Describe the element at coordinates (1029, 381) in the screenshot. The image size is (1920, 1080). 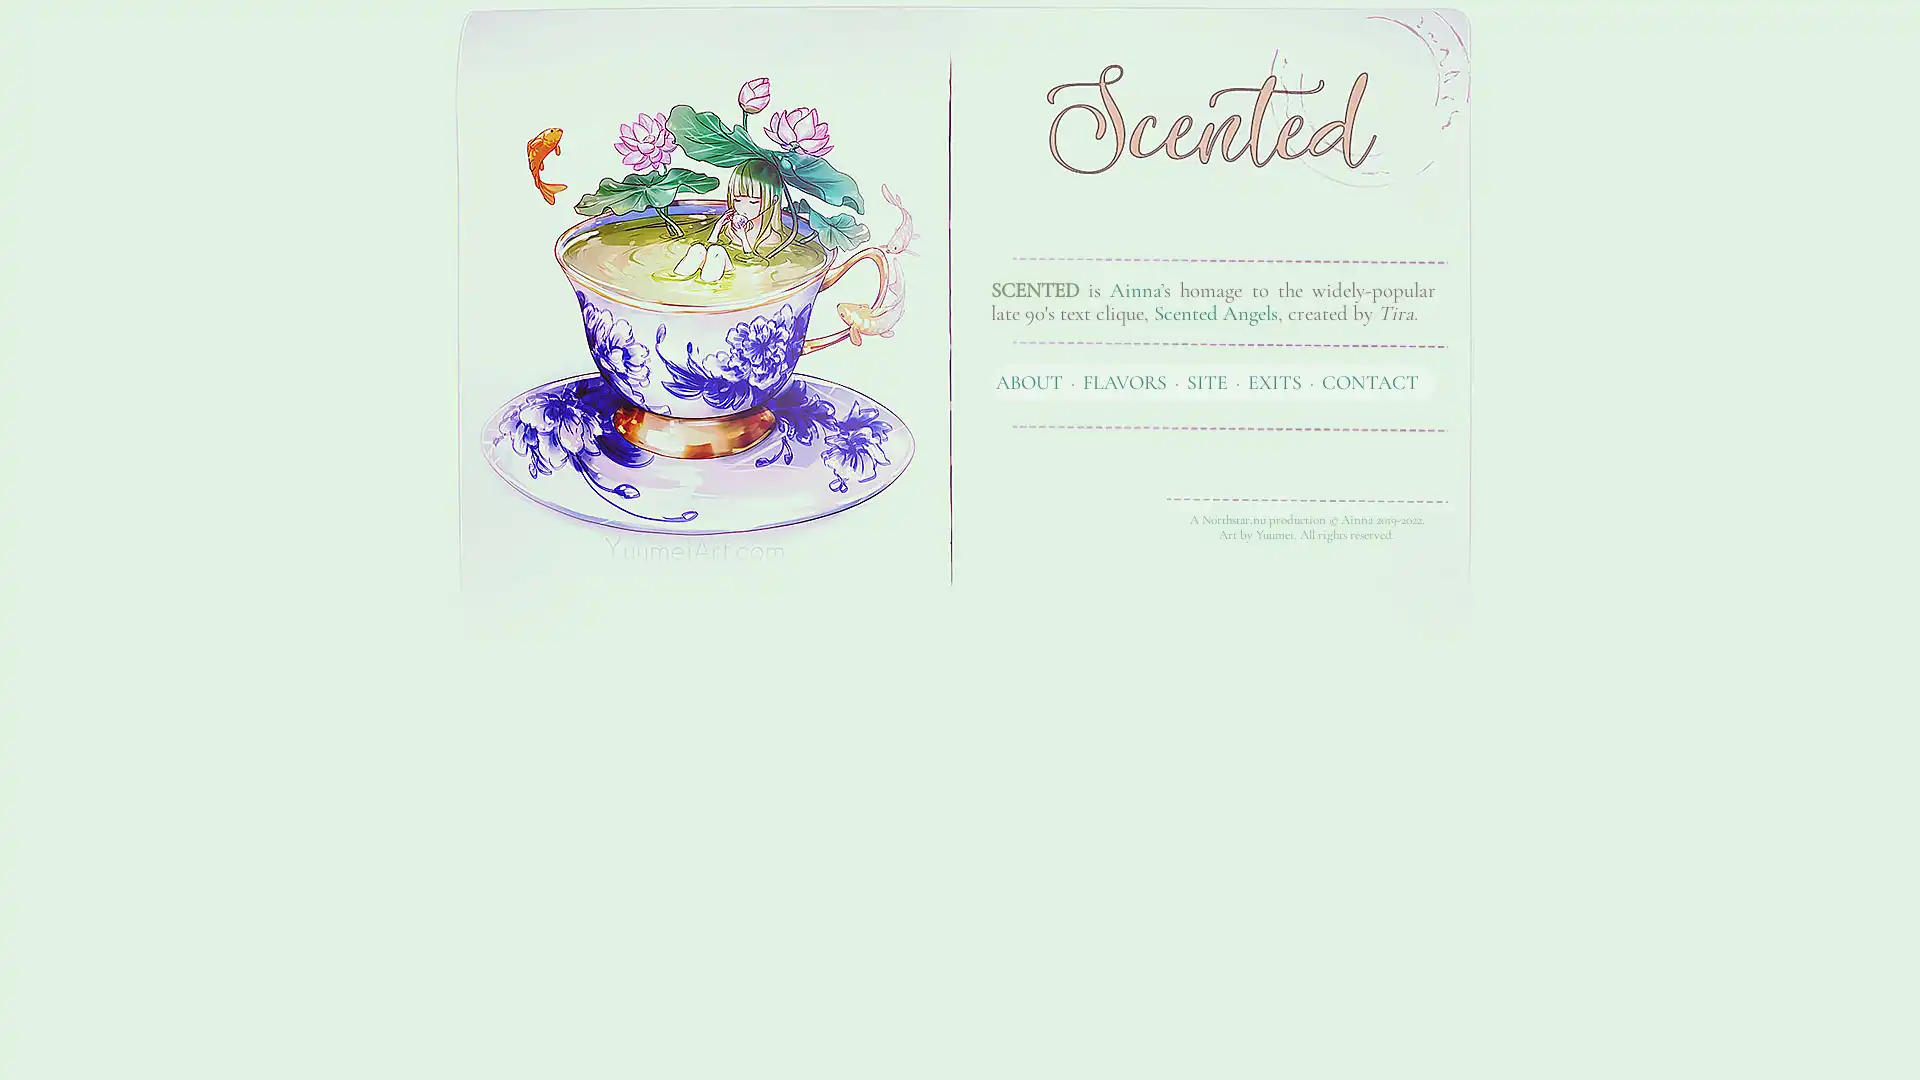
I see `ABOUT` at that location.